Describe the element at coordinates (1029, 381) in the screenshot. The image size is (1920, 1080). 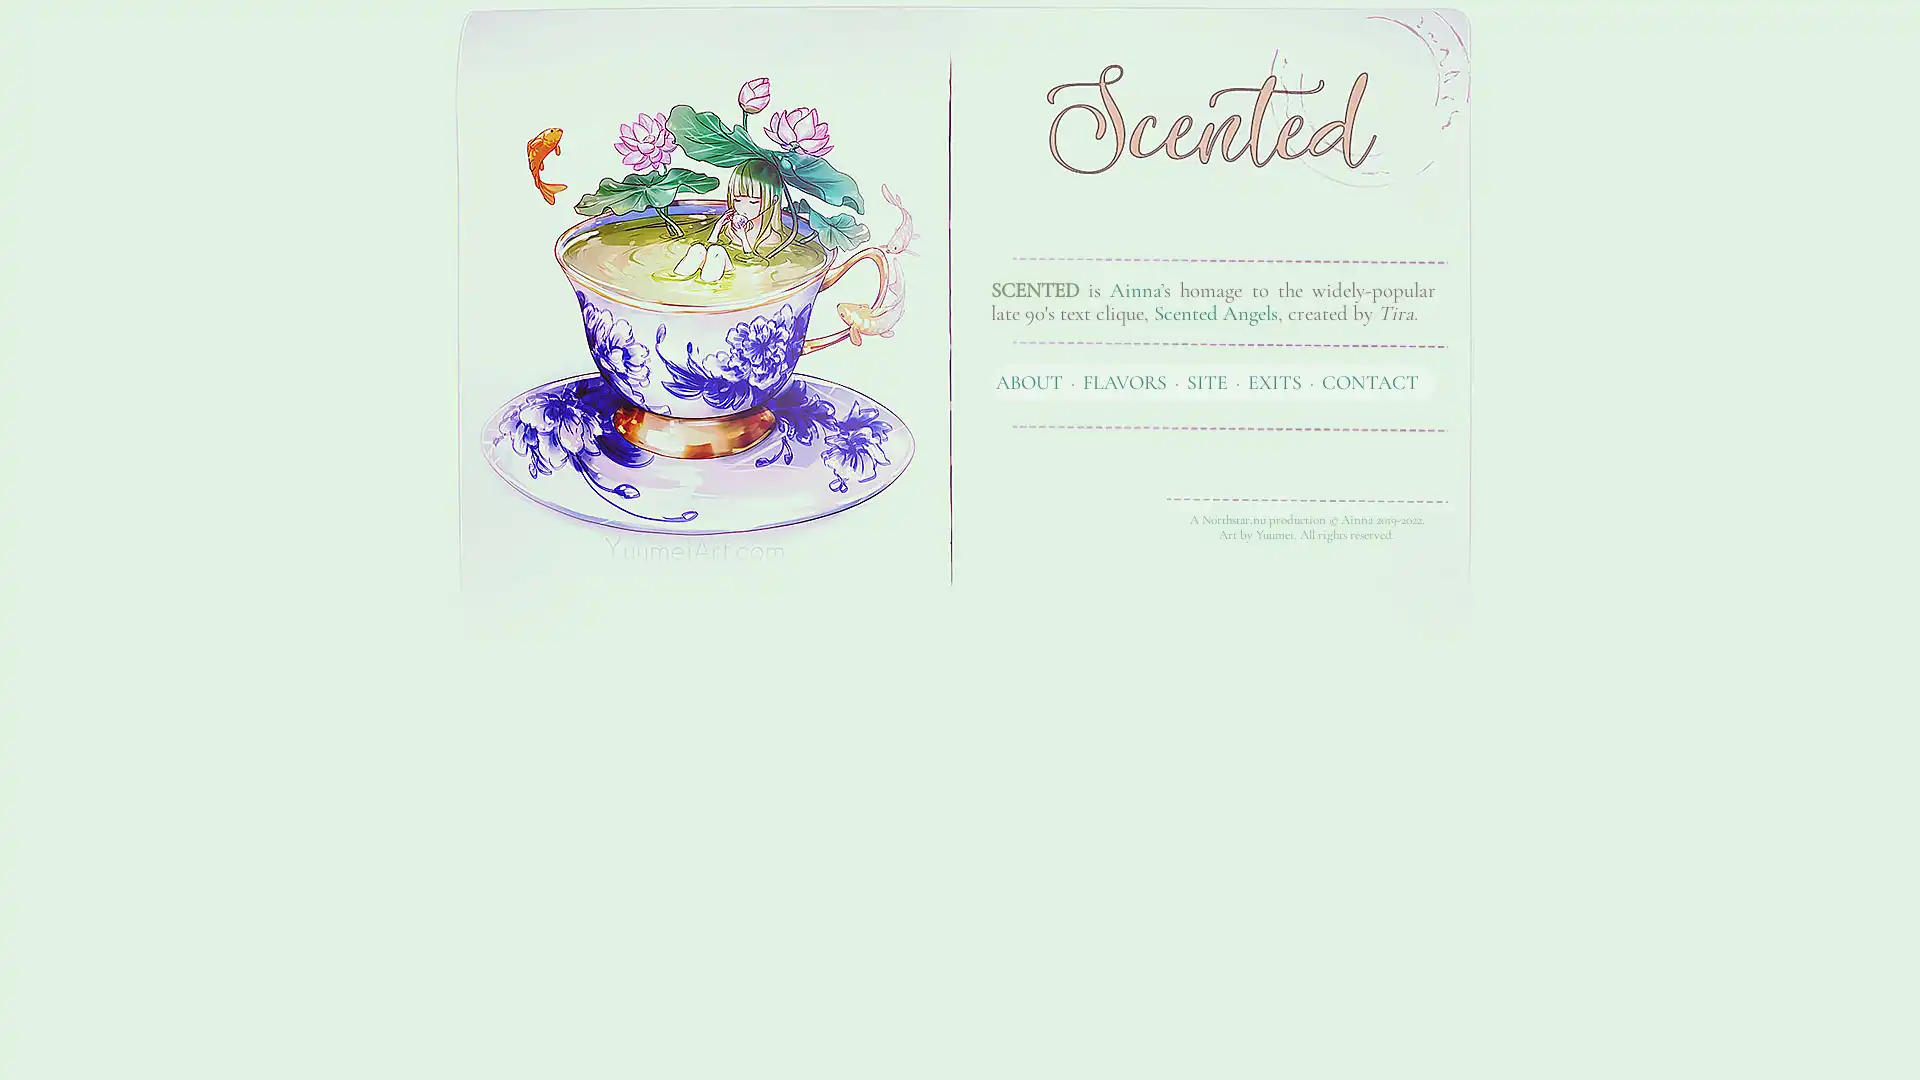
I see `ABOUT` at that location.